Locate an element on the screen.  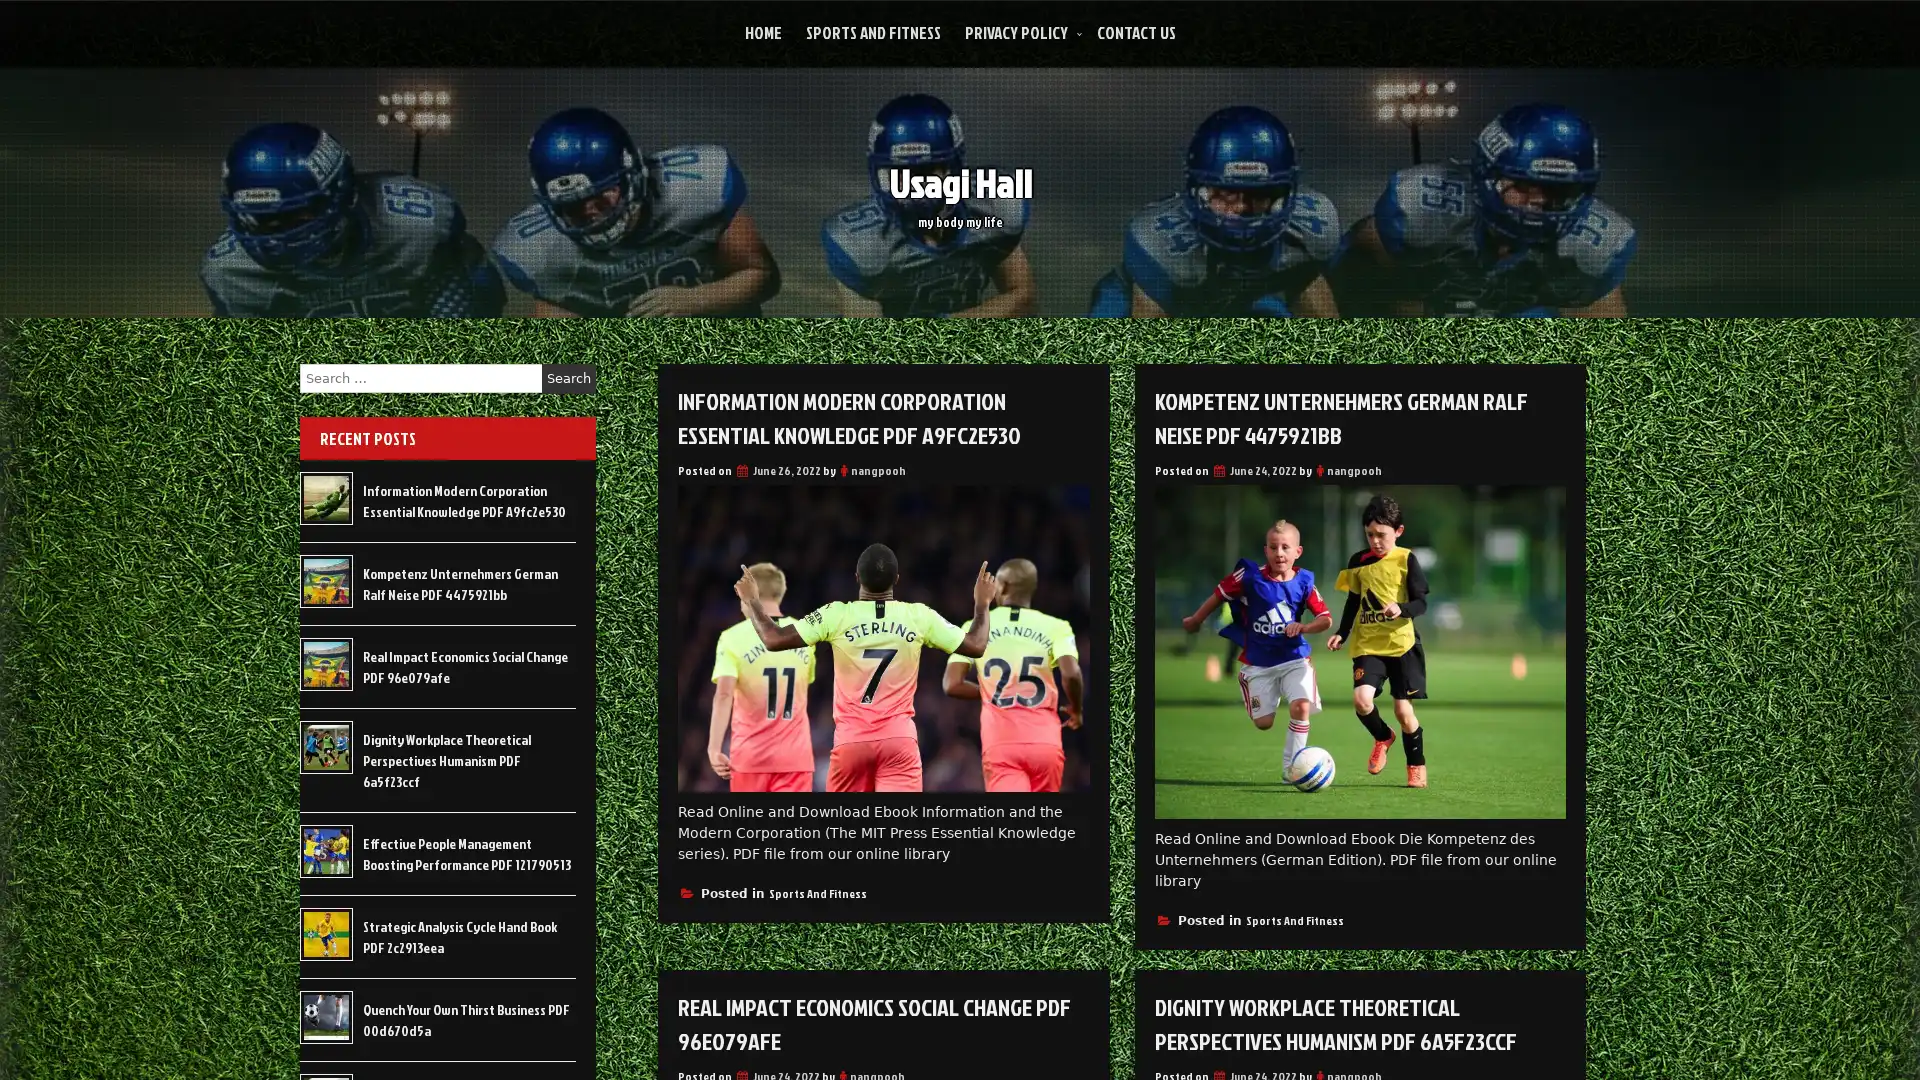
Search is located at coordinates (568, 378).